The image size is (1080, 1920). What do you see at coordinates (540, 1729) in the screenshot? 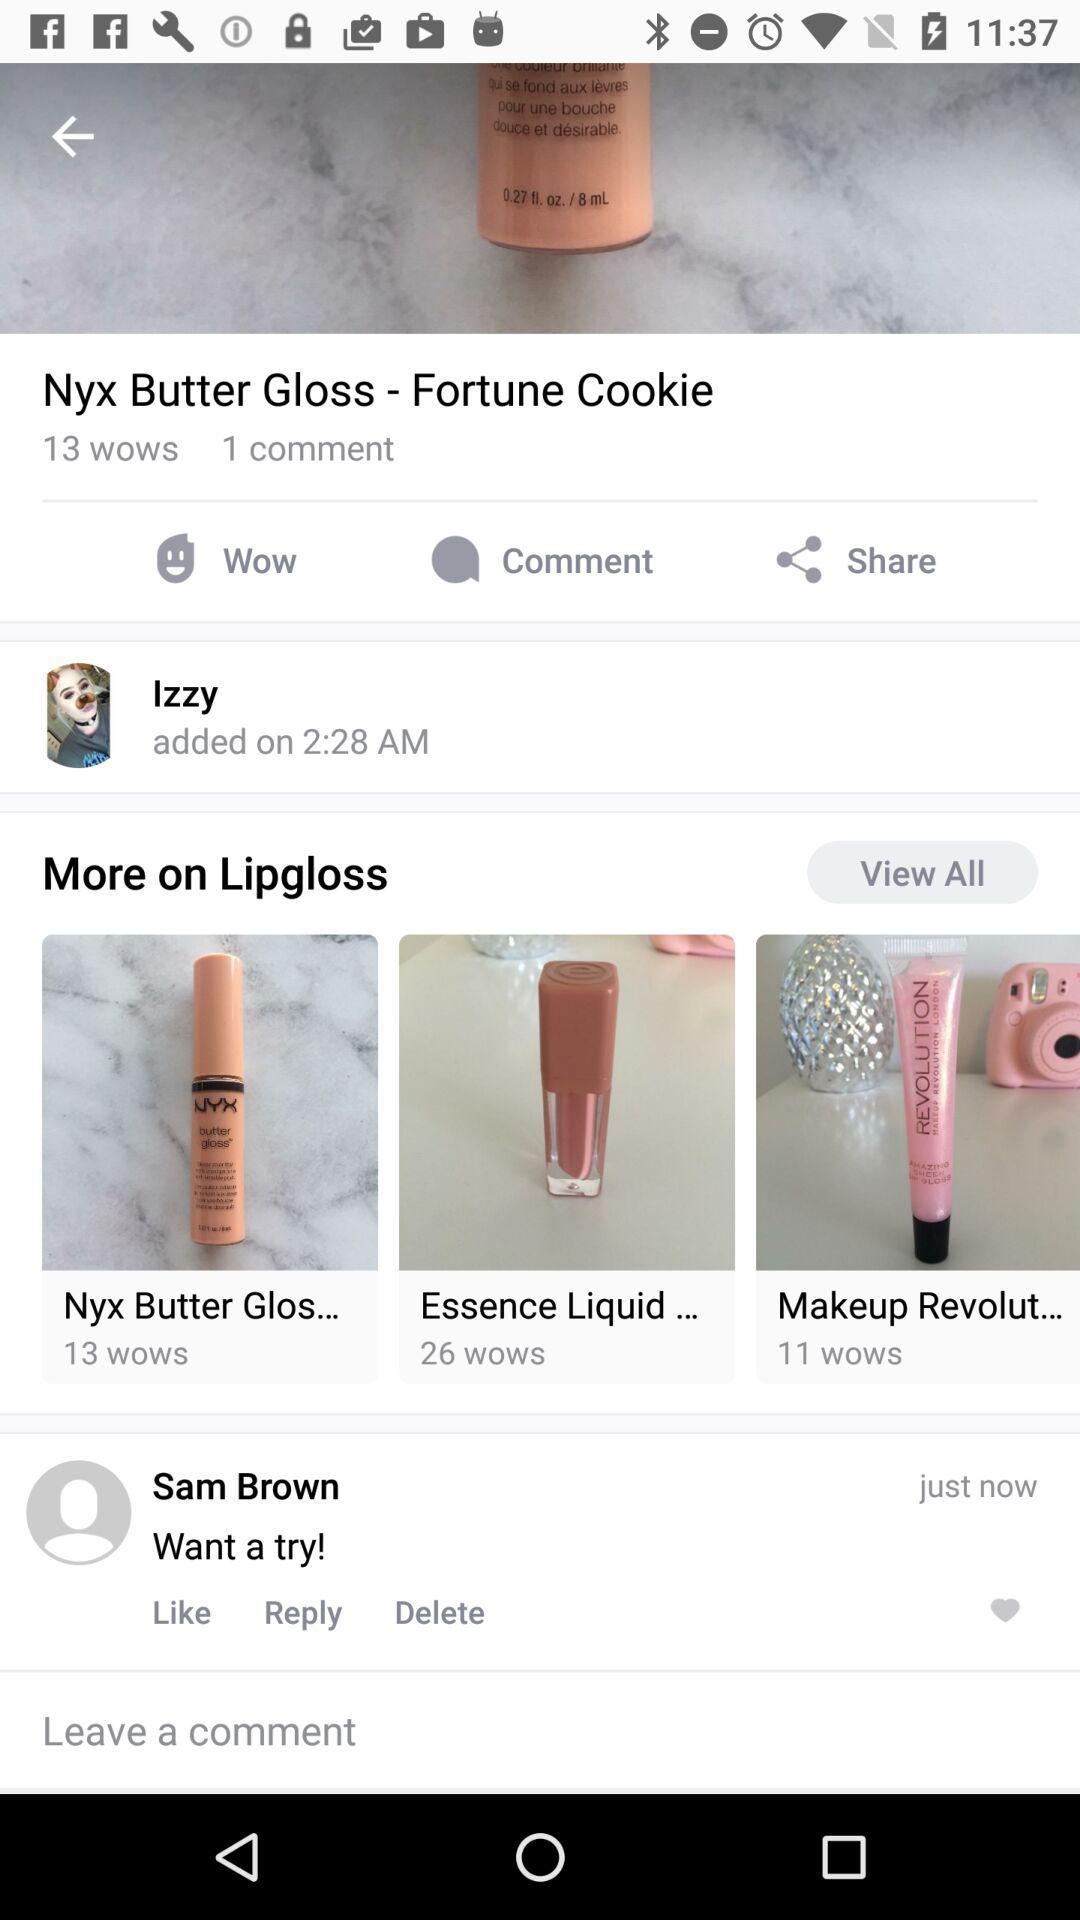
I see `leave a comment` at bounding box center [540, 1729].